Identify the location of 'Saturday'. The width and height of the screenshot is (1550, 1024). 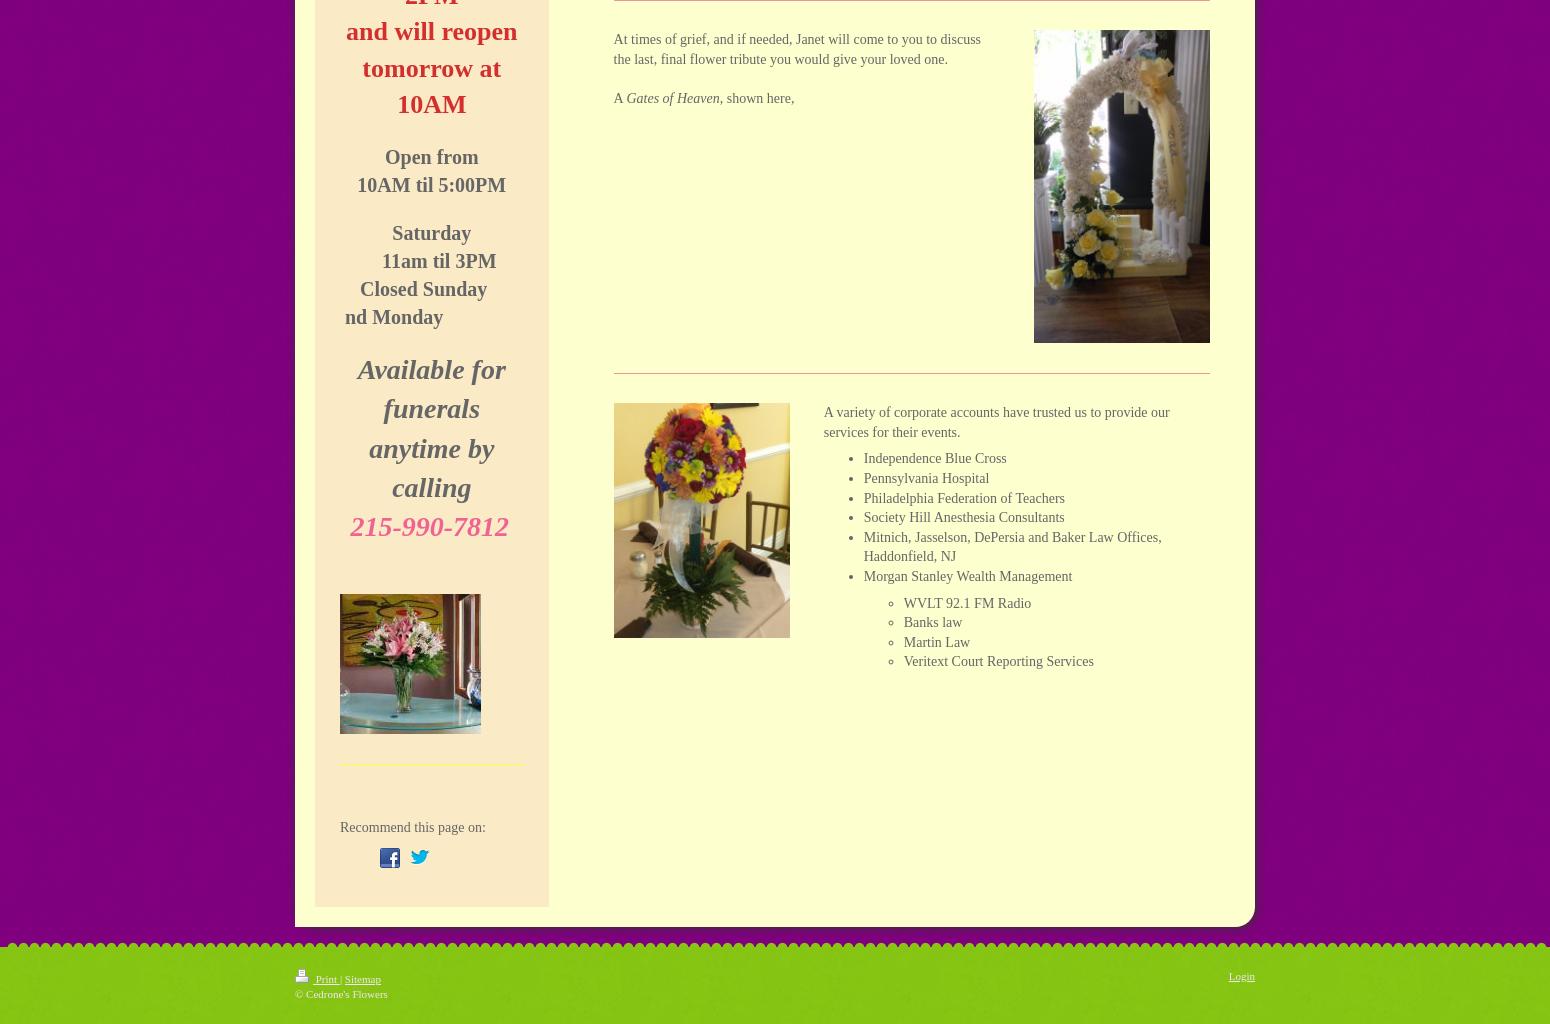
(431, 231).